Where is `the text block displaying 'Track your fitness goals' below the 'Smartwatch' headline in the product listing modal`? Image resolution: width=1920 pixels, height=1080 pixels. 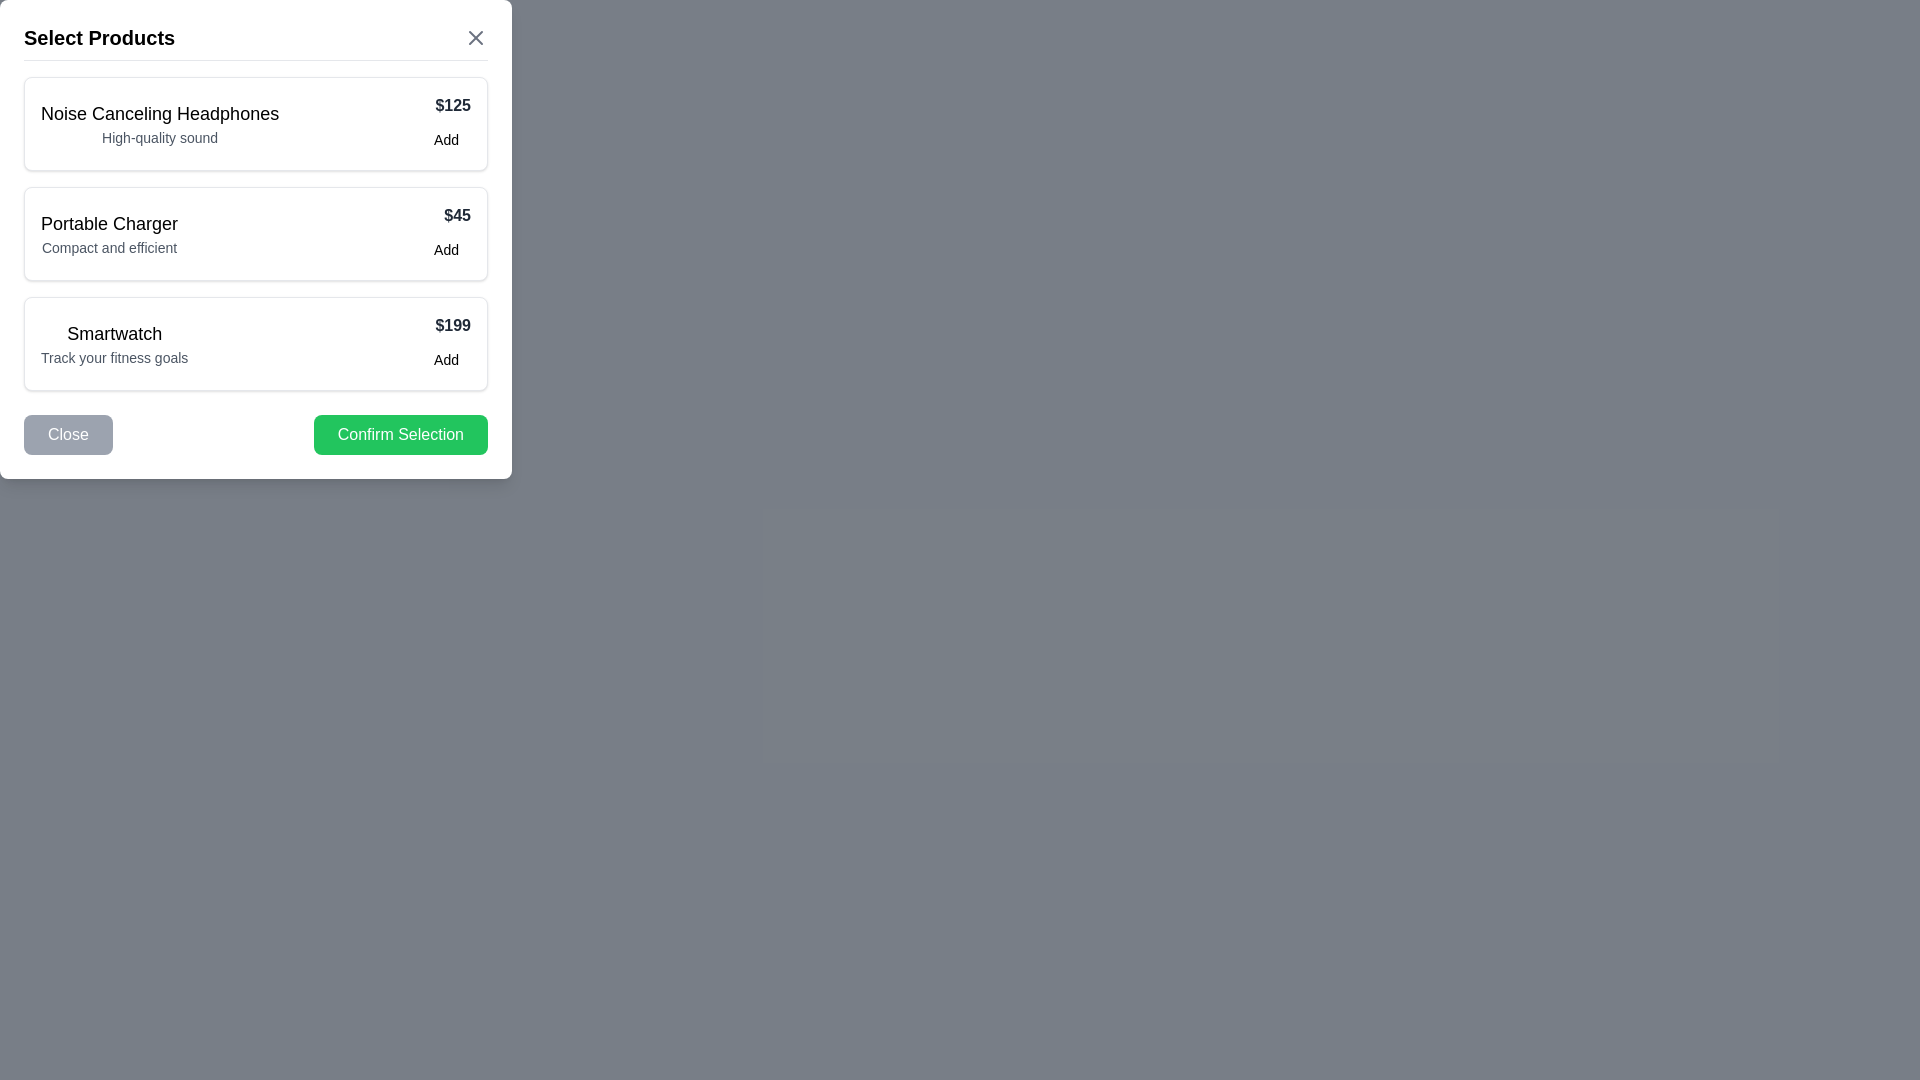 the text block displaying 'Track your fitness goals' below the 'Smartwatch' headline in the product listing modal is located at coordinates (113, 342).